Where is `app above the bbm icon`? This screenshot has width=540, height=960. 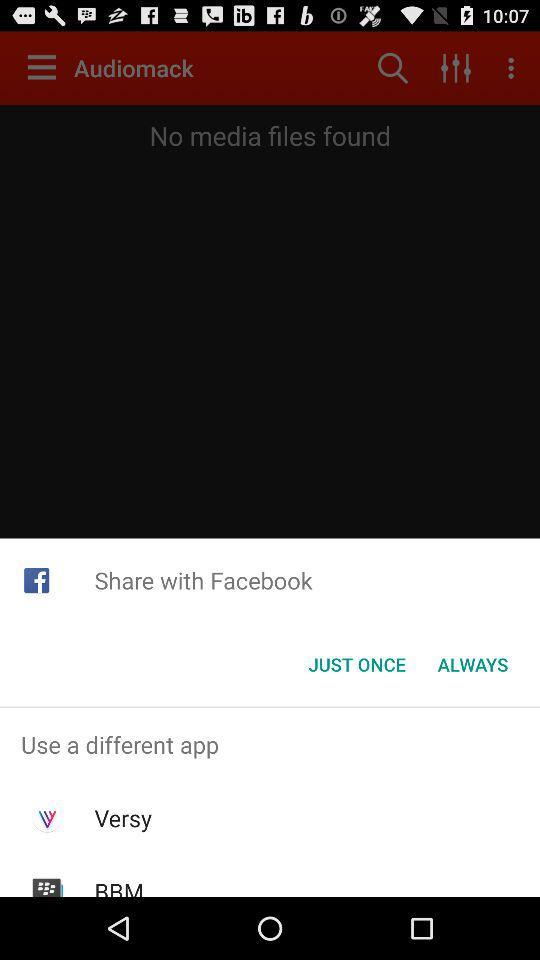
app above the bbm icon is located at coordinates (123, 818).